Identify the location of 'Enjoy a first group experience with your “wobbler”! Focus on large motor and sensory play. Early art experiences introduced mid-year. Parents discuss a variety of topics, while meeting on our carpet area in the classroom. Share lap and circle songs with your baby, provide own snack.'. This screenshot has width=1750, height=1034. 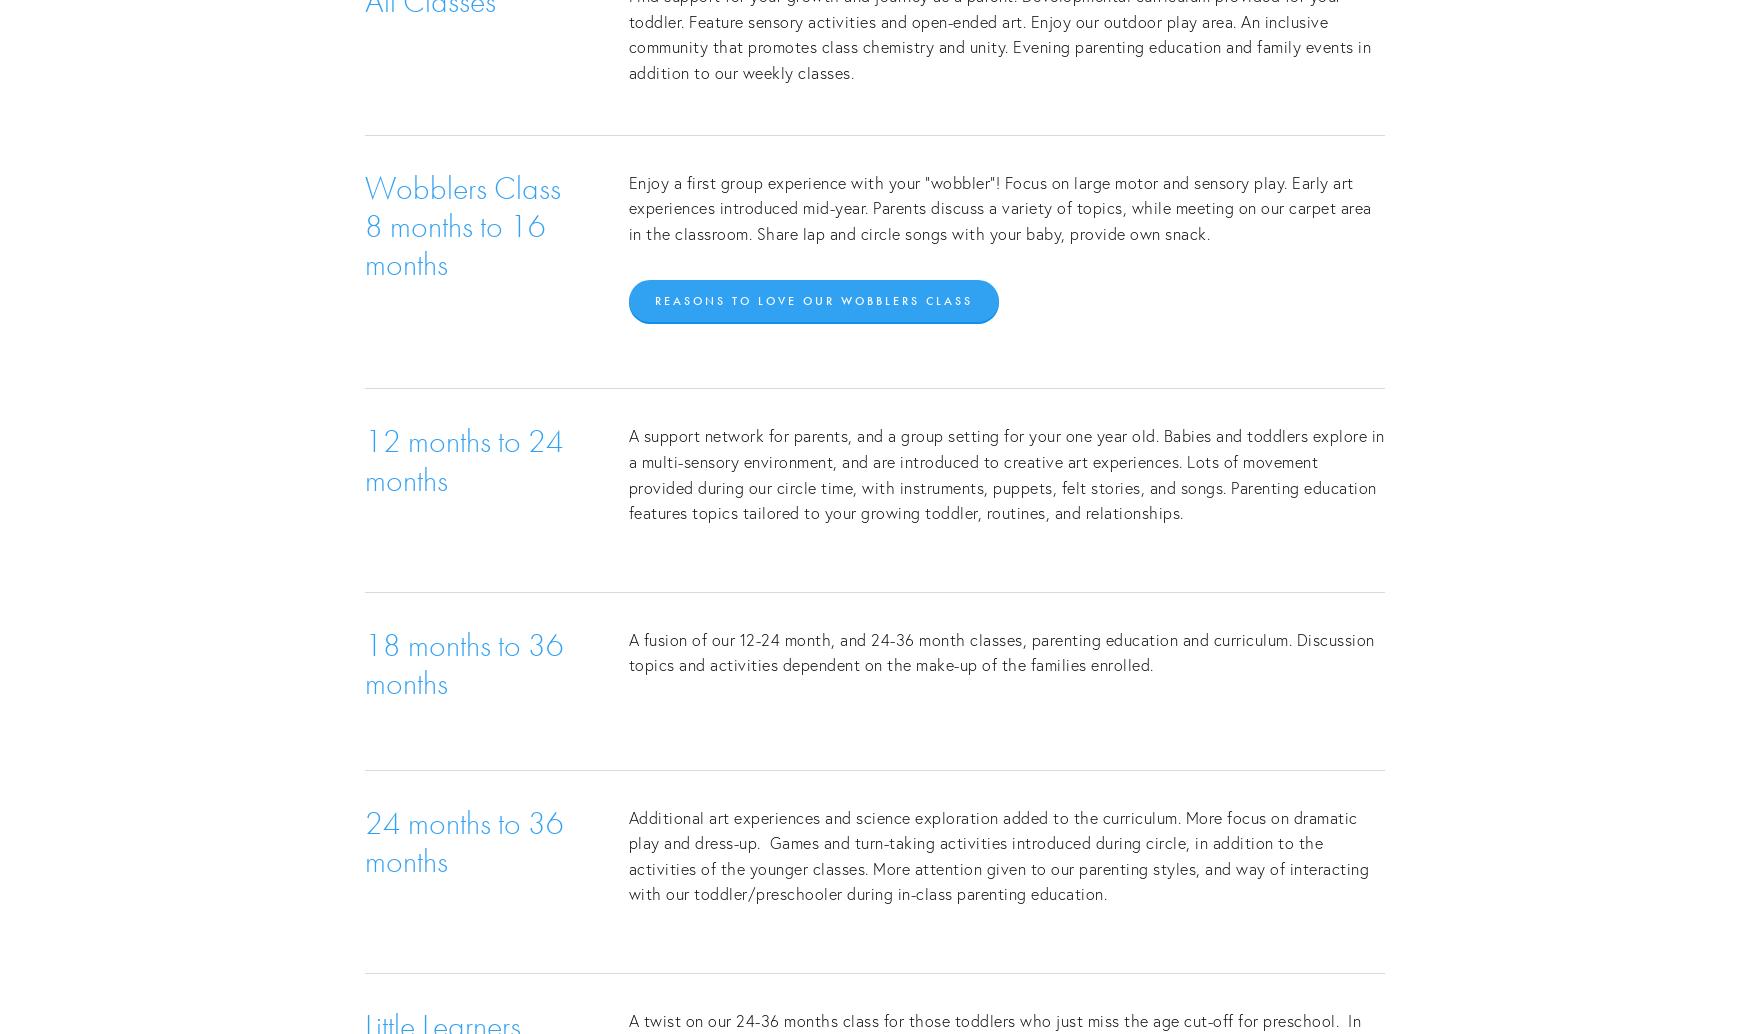
(1001, 207).